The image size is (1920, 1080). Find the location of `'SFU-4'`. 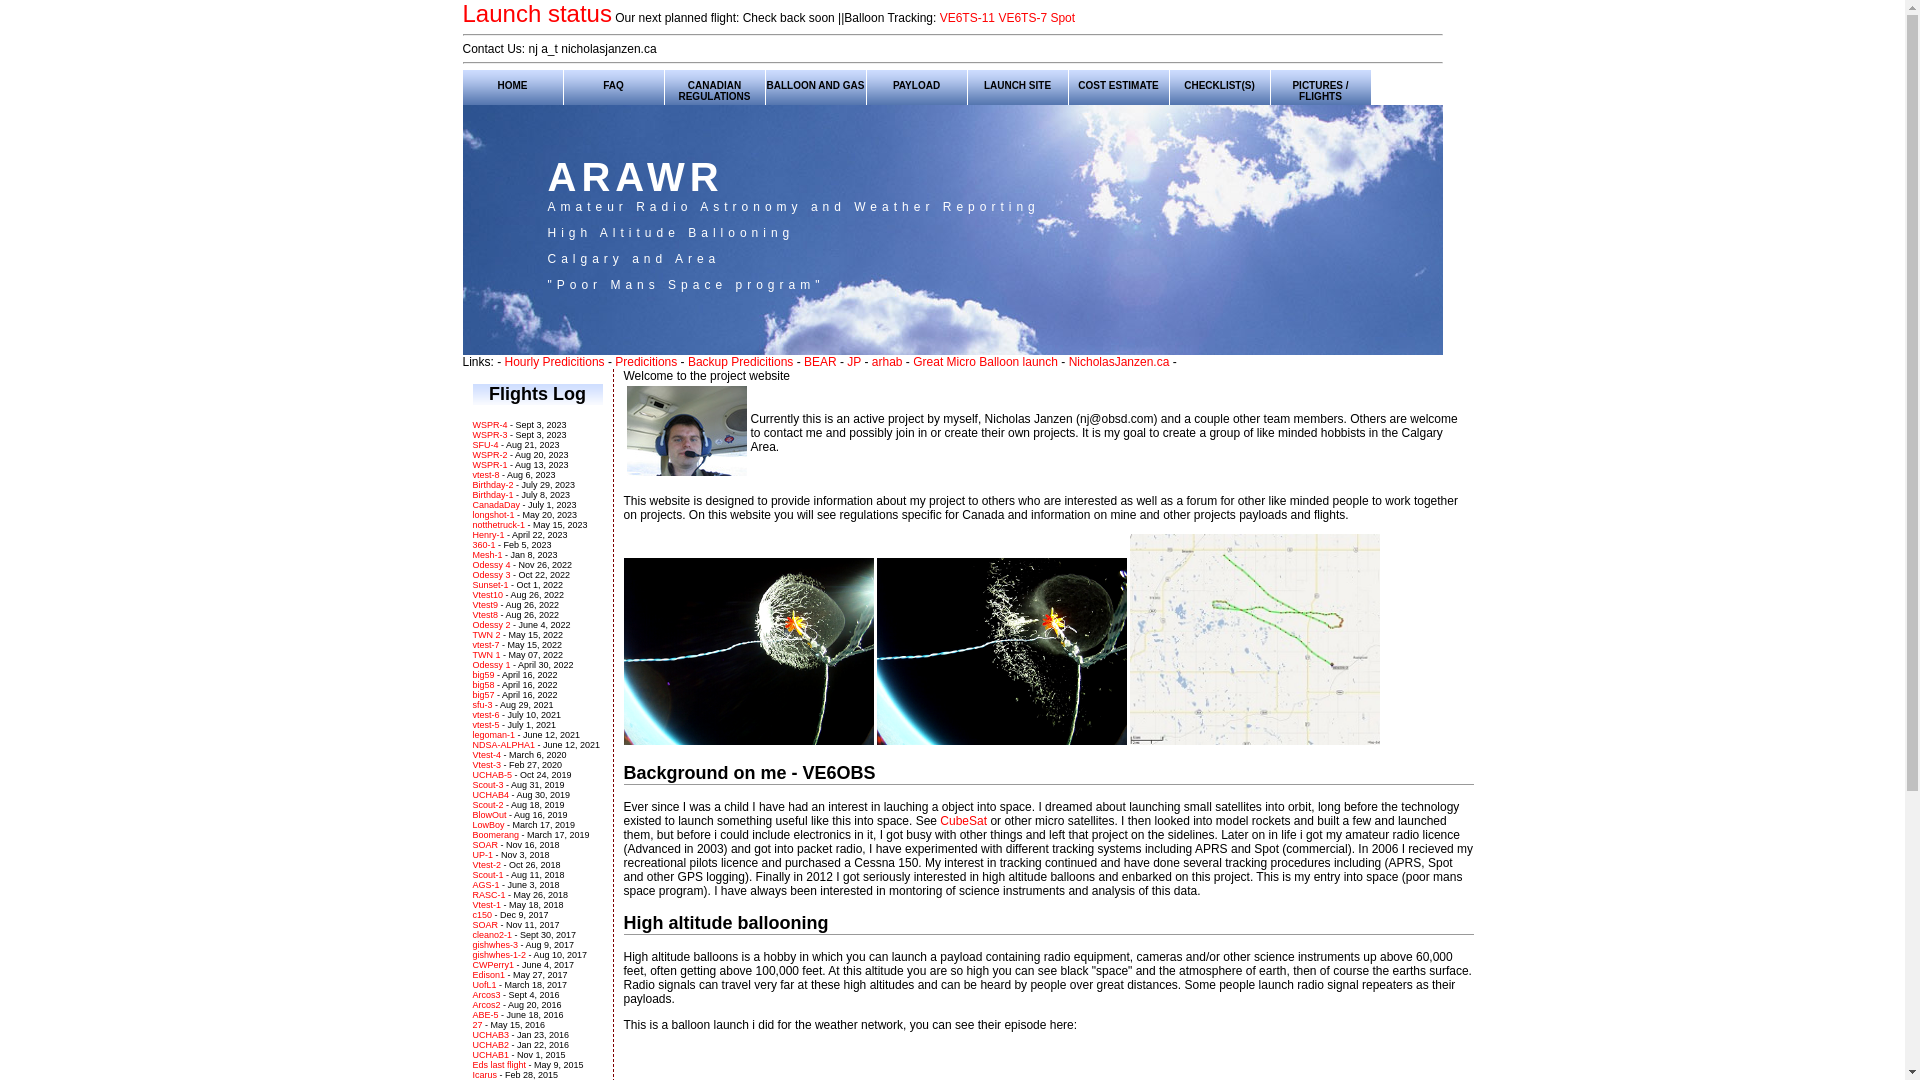

'SFU-4' is located at coordinates (484, 443).